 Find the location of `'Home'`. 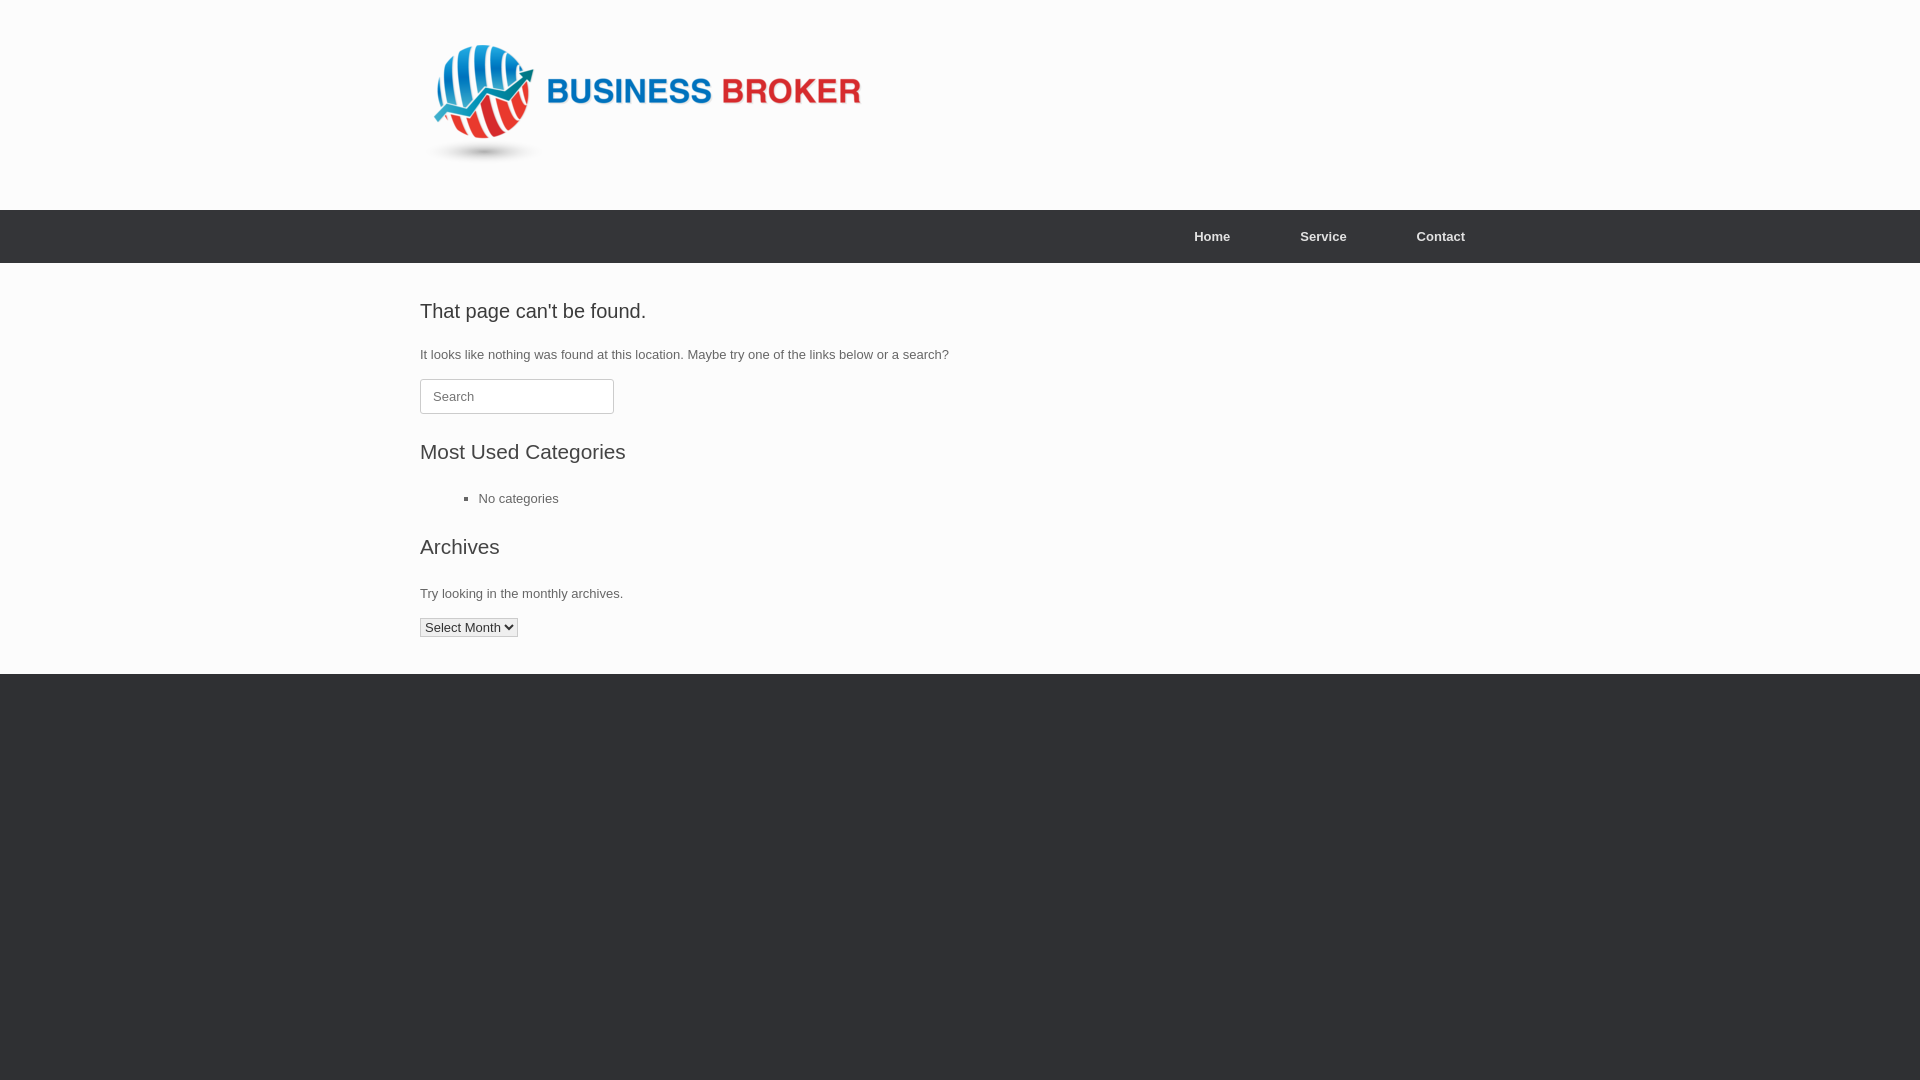

'Home' is located at coordinates (1210, 235).